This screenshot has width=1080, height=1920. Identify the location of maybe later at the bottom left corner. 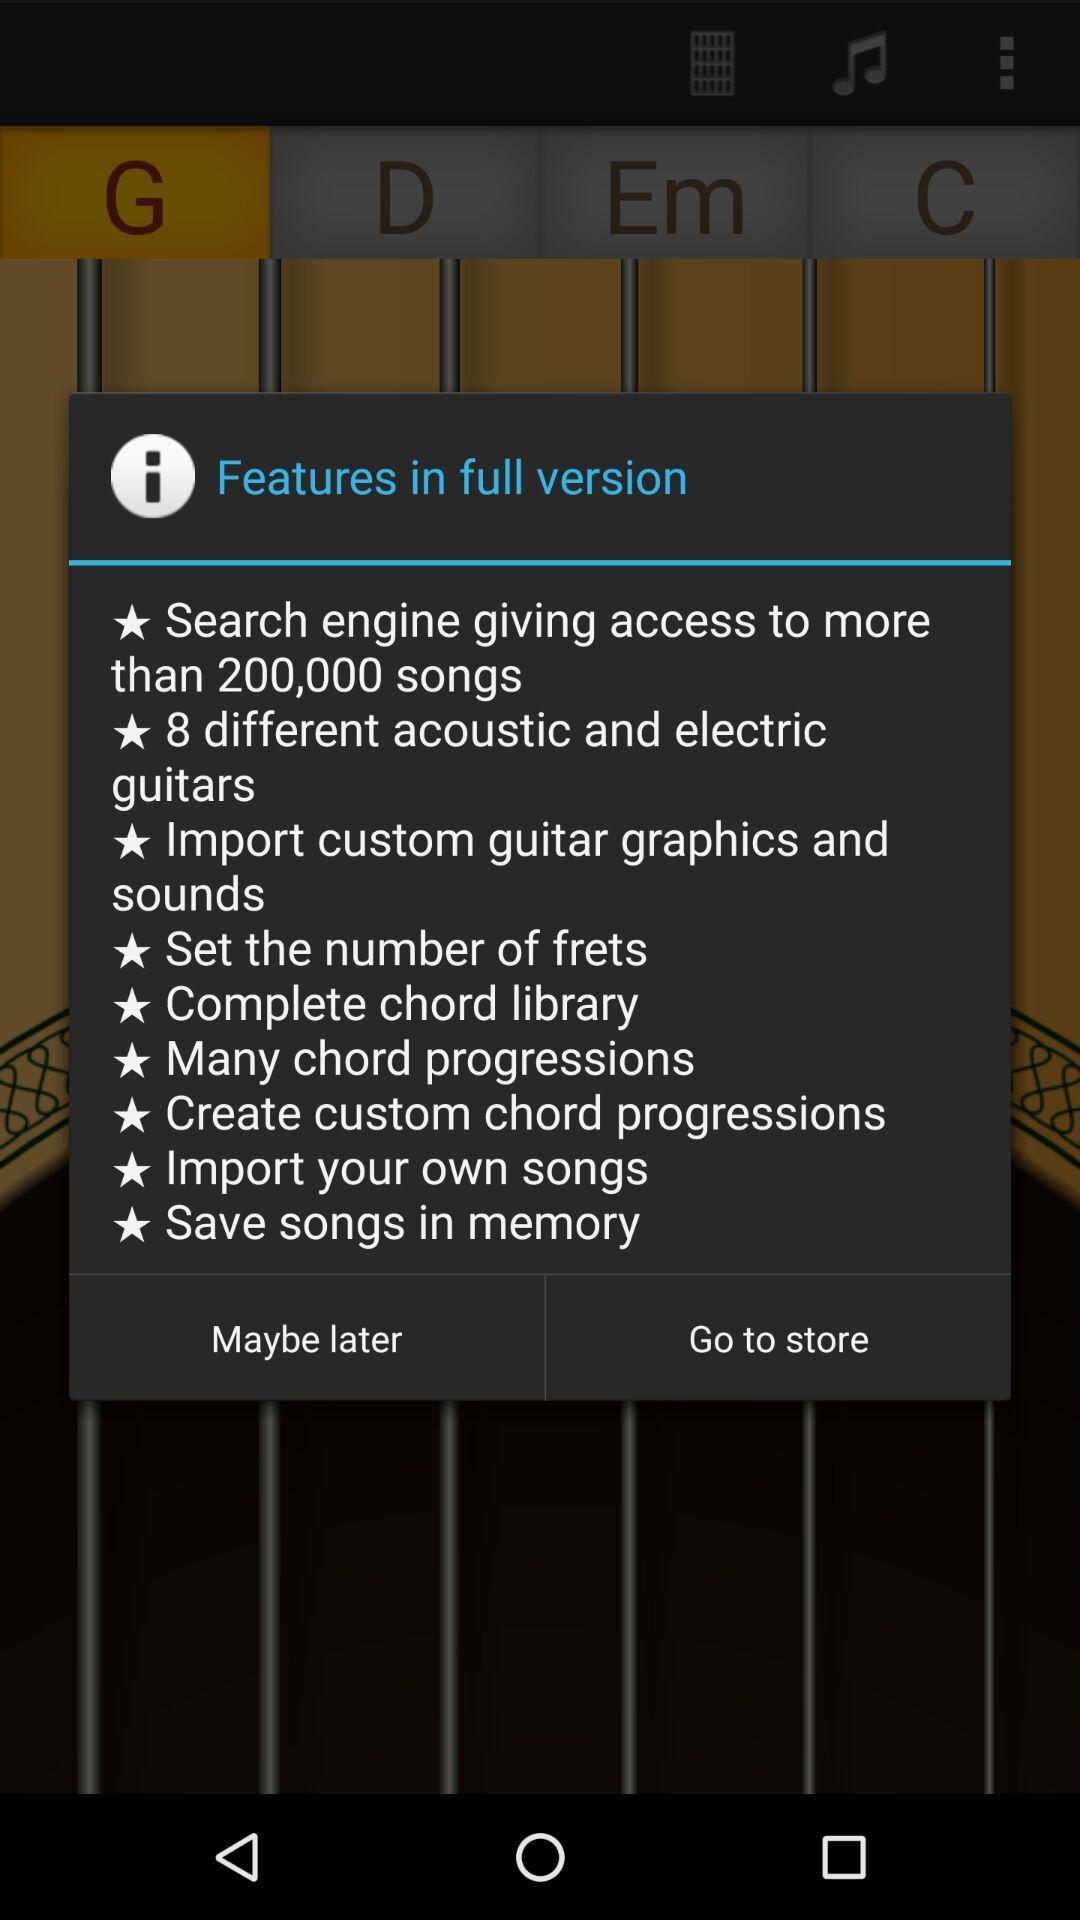
(306, 1338).